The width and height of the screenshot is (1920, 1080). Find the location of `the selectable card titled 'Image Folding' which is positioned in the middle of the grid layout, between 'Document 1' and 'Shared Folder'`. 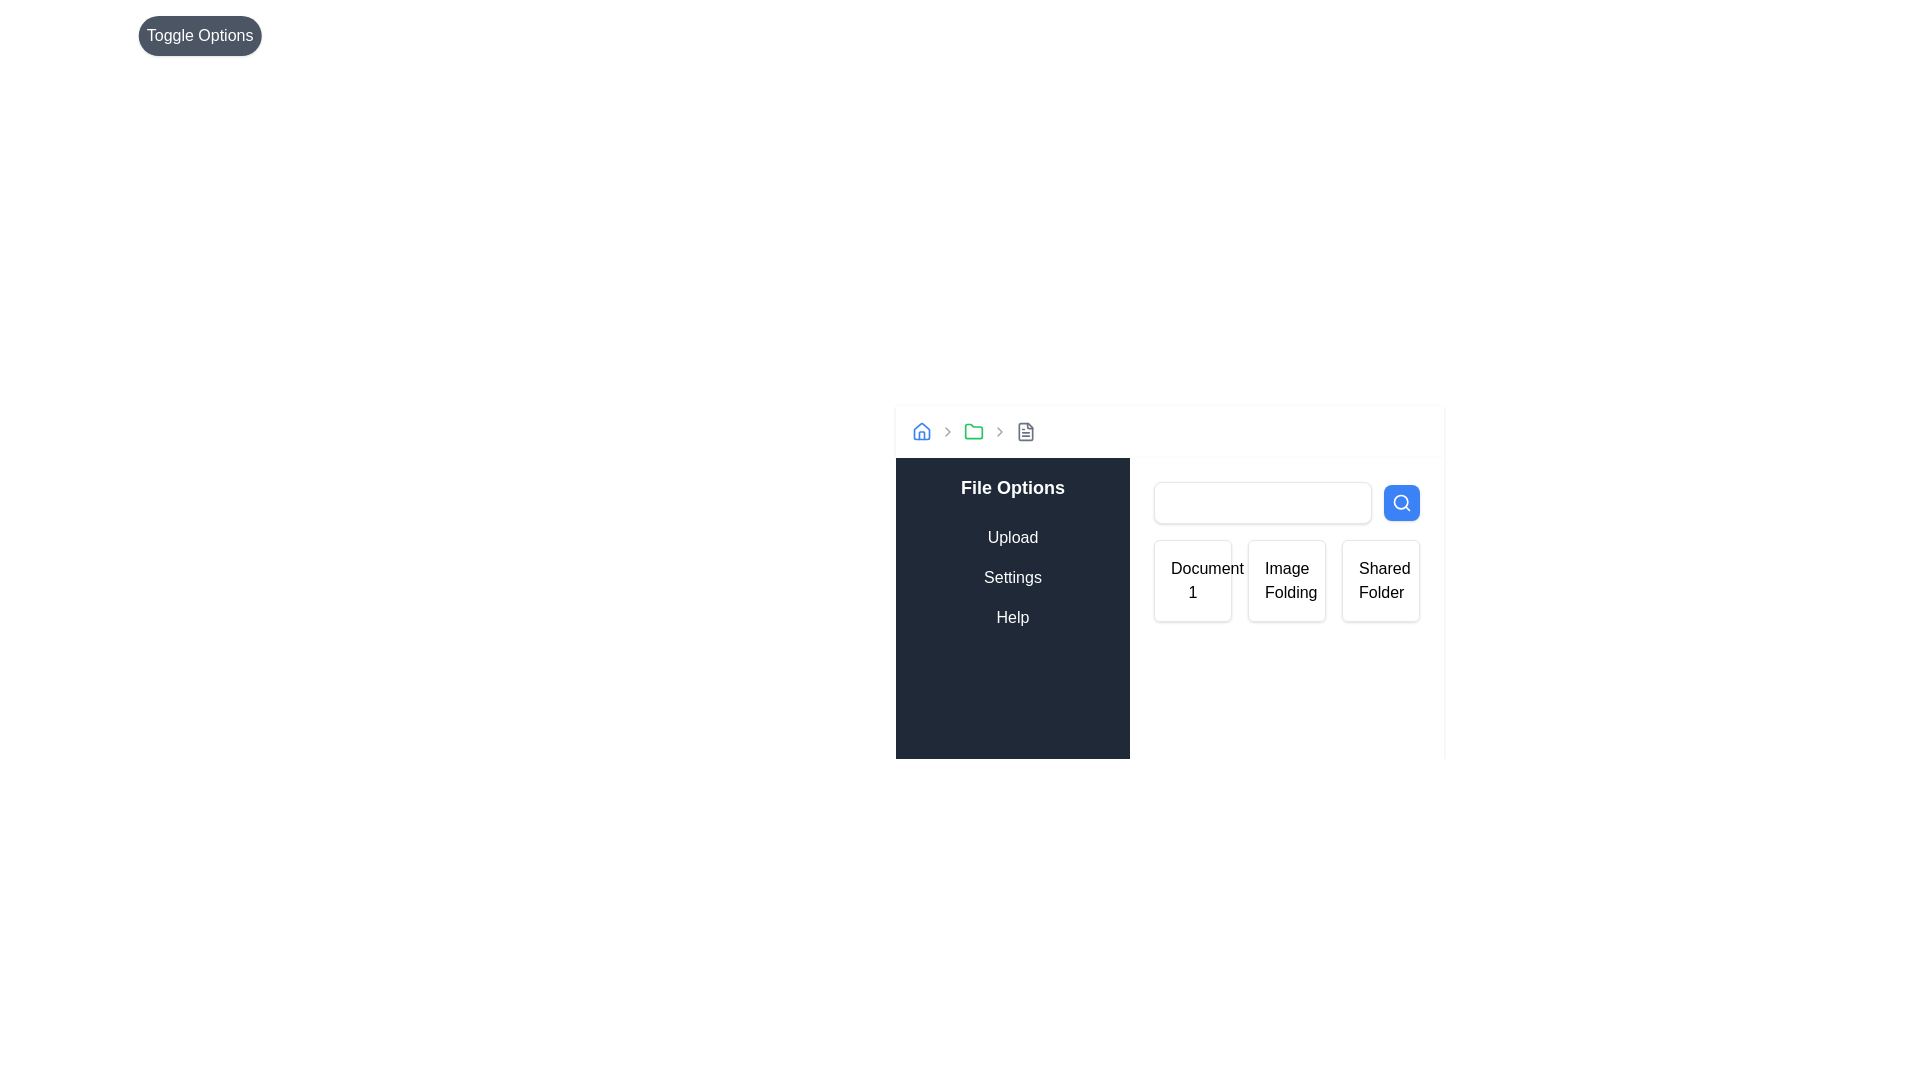

the selectable card titled 'Image Folding' which is positioned in the middle of the grid layout, between 'Document 1' and 'Shared Folder' is located at coordinates (1286, 581).